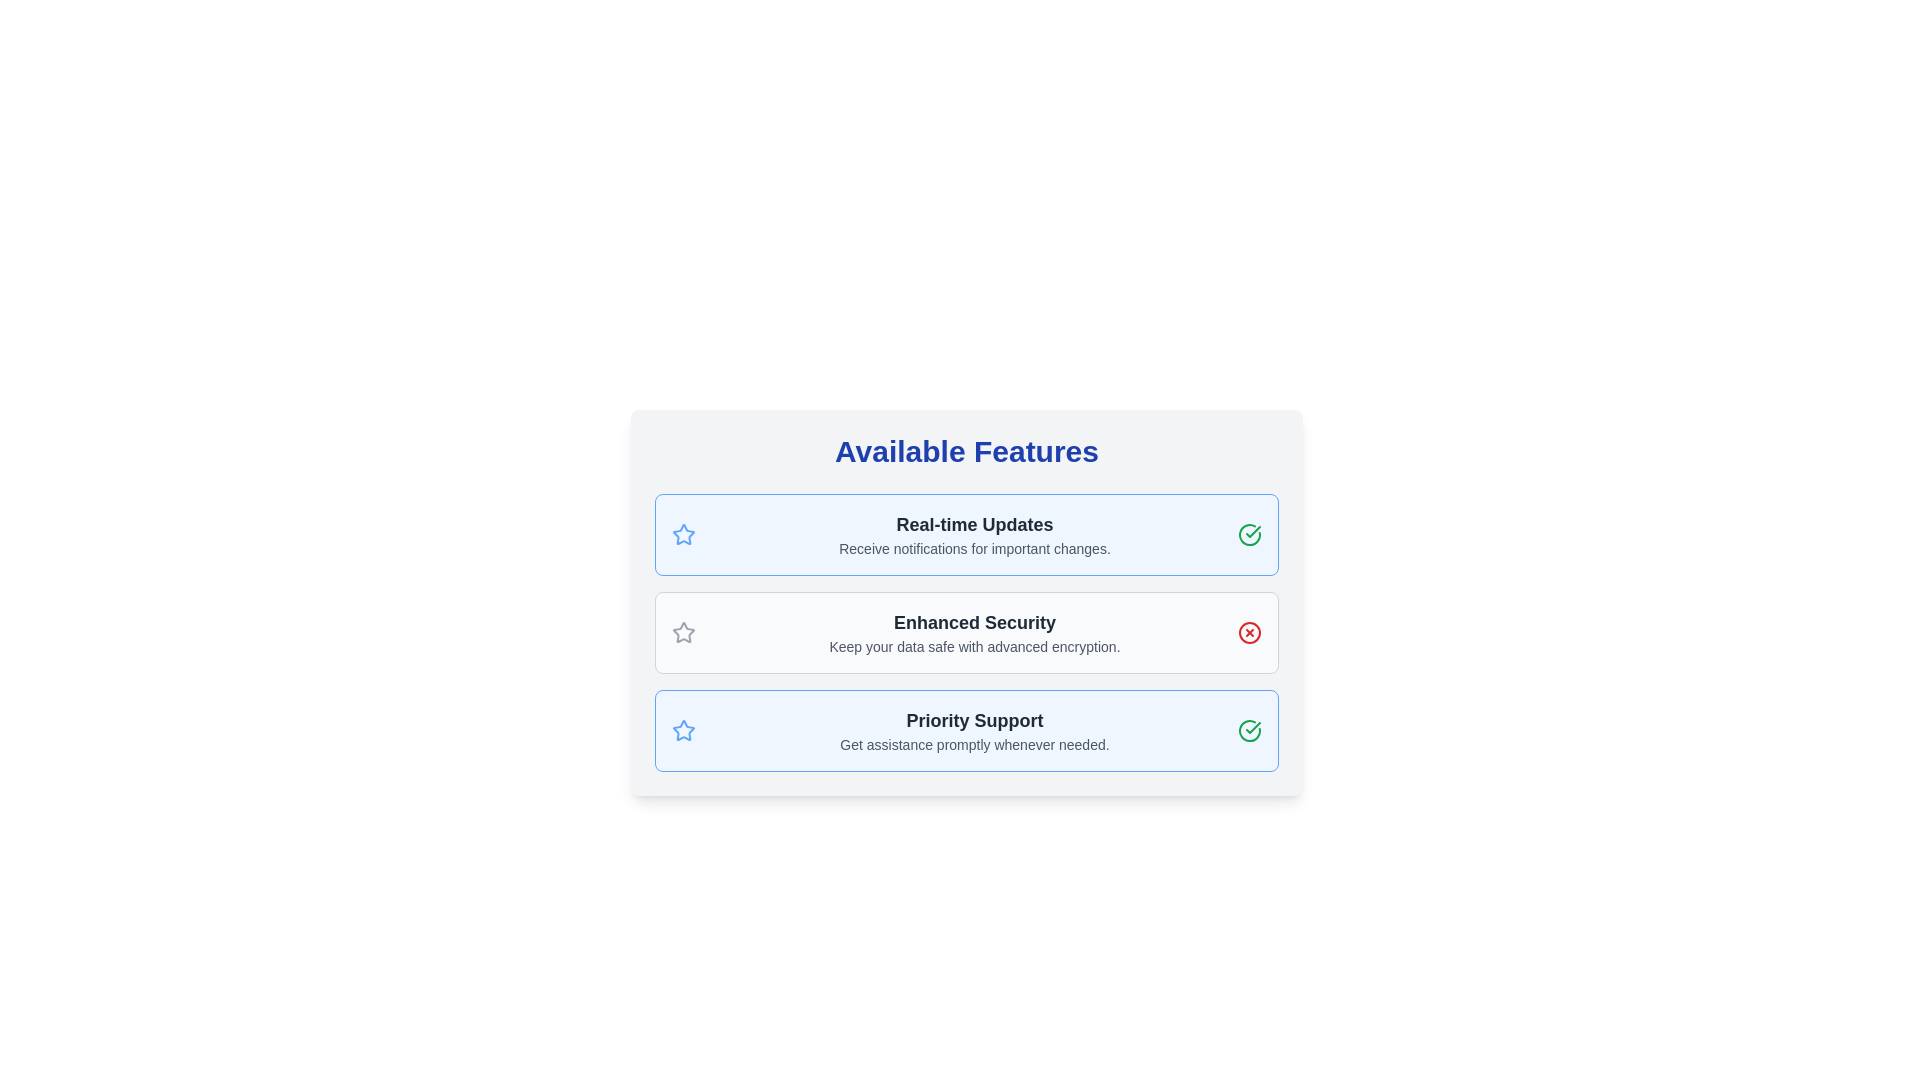 This screenshot has width=1920, height=1080. I want to click on the circular green checkmark icon located in the bottom-right quadrant of the 'Priority Support' checkbox area, so click(1248, 731).